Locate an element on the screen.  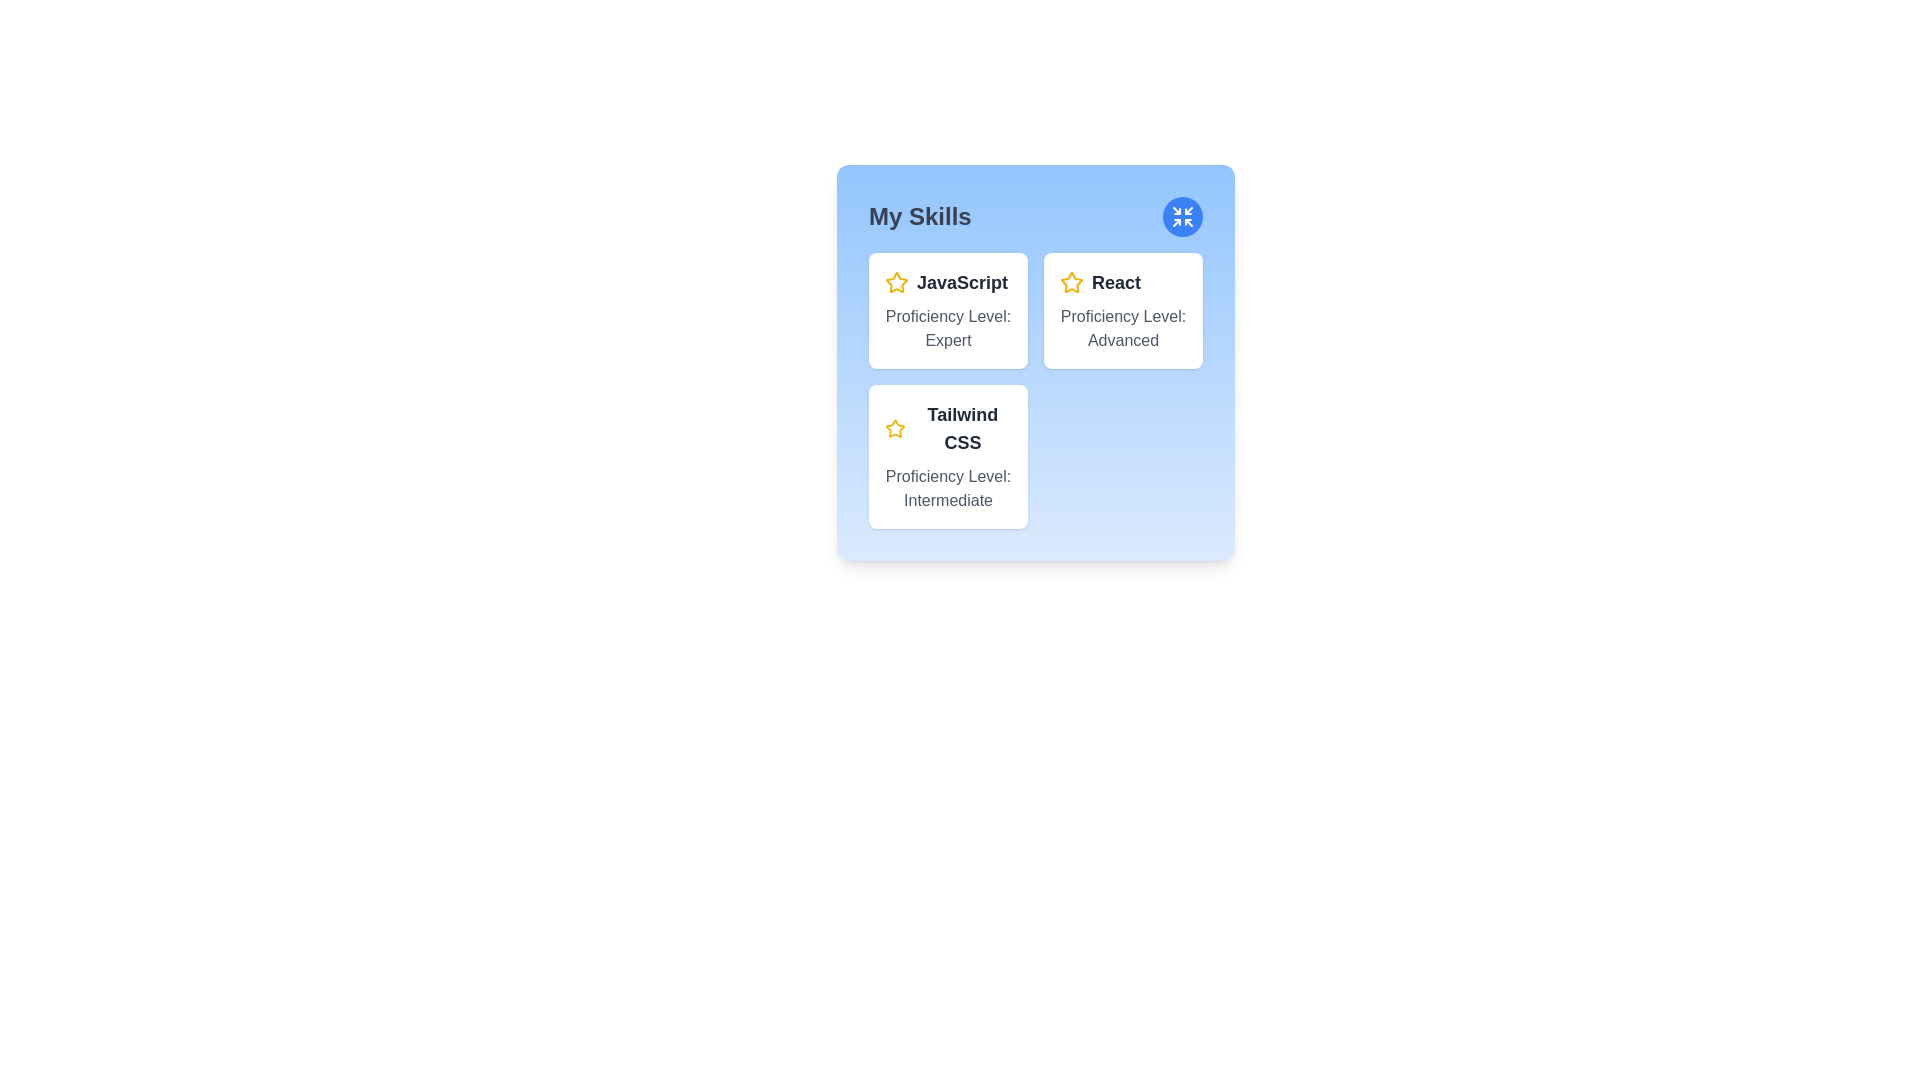
proficiency level descriptor text for the skill 'React', located in the second position within a card layout, centered horizontally beneath the title text and adjacent star icon is located at coordinates (1123, 327).